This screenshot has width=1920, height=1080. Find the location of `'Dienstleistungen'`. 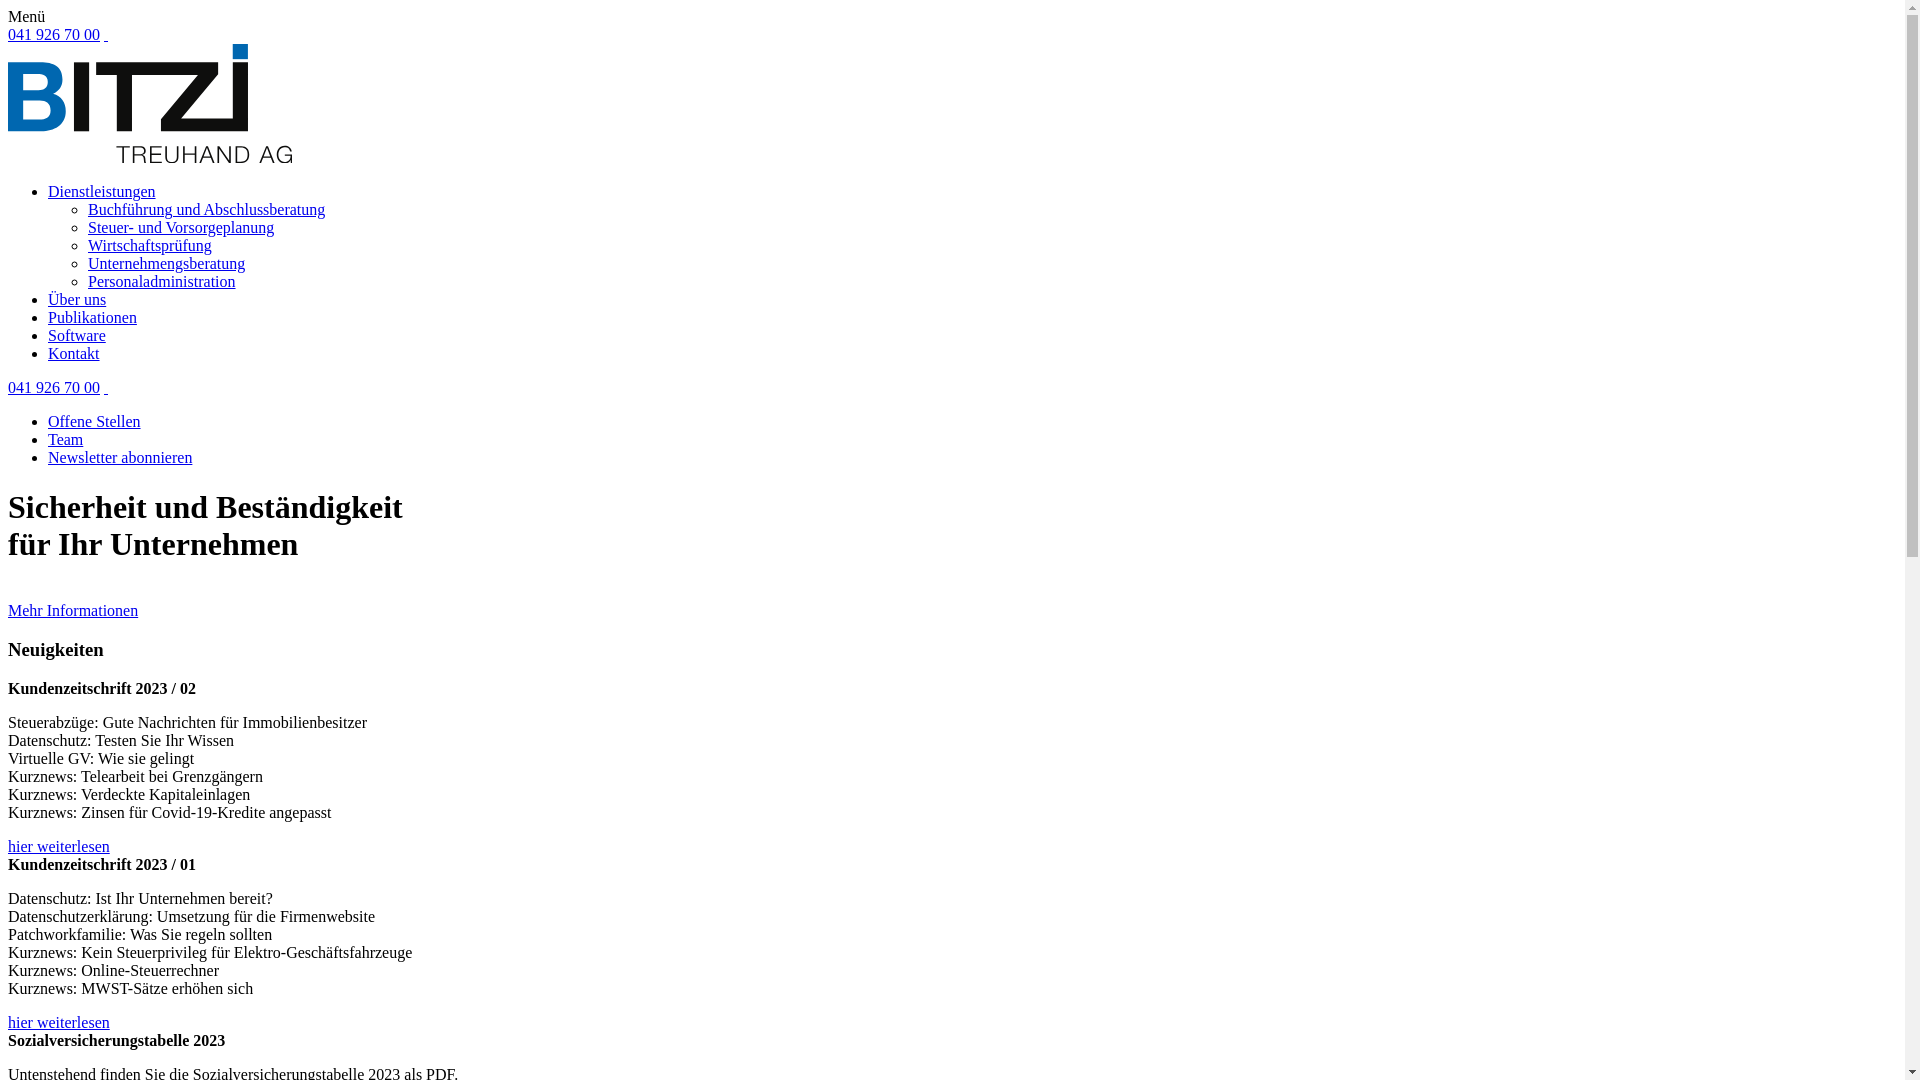

'Dienstleistungen' is located at coordinates (100, 191).